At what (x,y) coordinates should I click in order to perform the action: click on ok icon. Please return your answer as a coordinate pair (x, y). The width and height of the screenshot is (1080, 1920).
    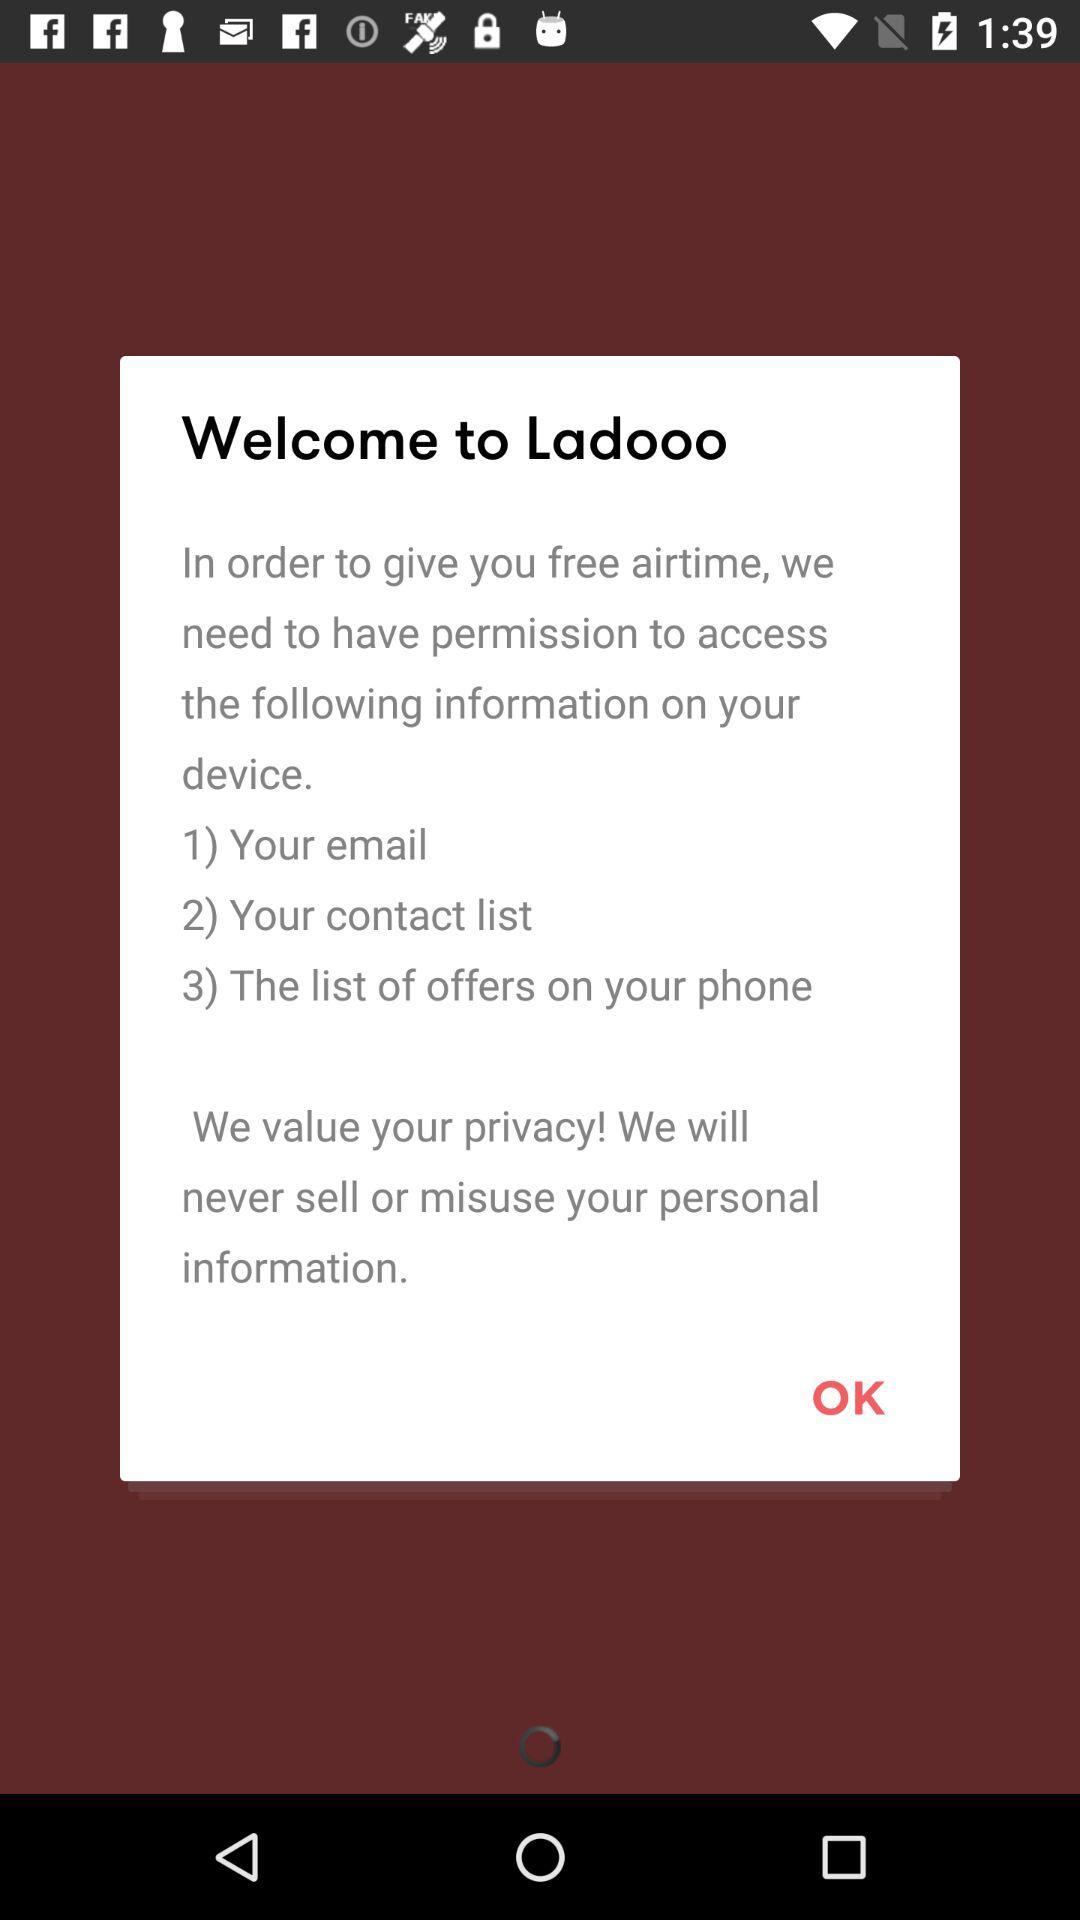
    Looking at the image, I should click on (848, 1396).